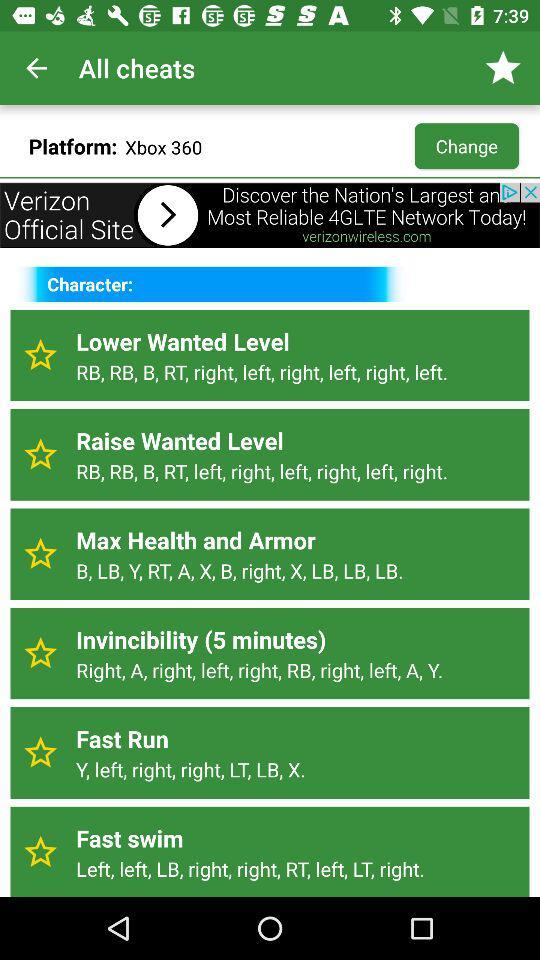 This screenshot has height=960, width=540. What do you see at coordinates (40, 751) in the screenshot?
I see `the star icon` at bounding box center [40, 751].